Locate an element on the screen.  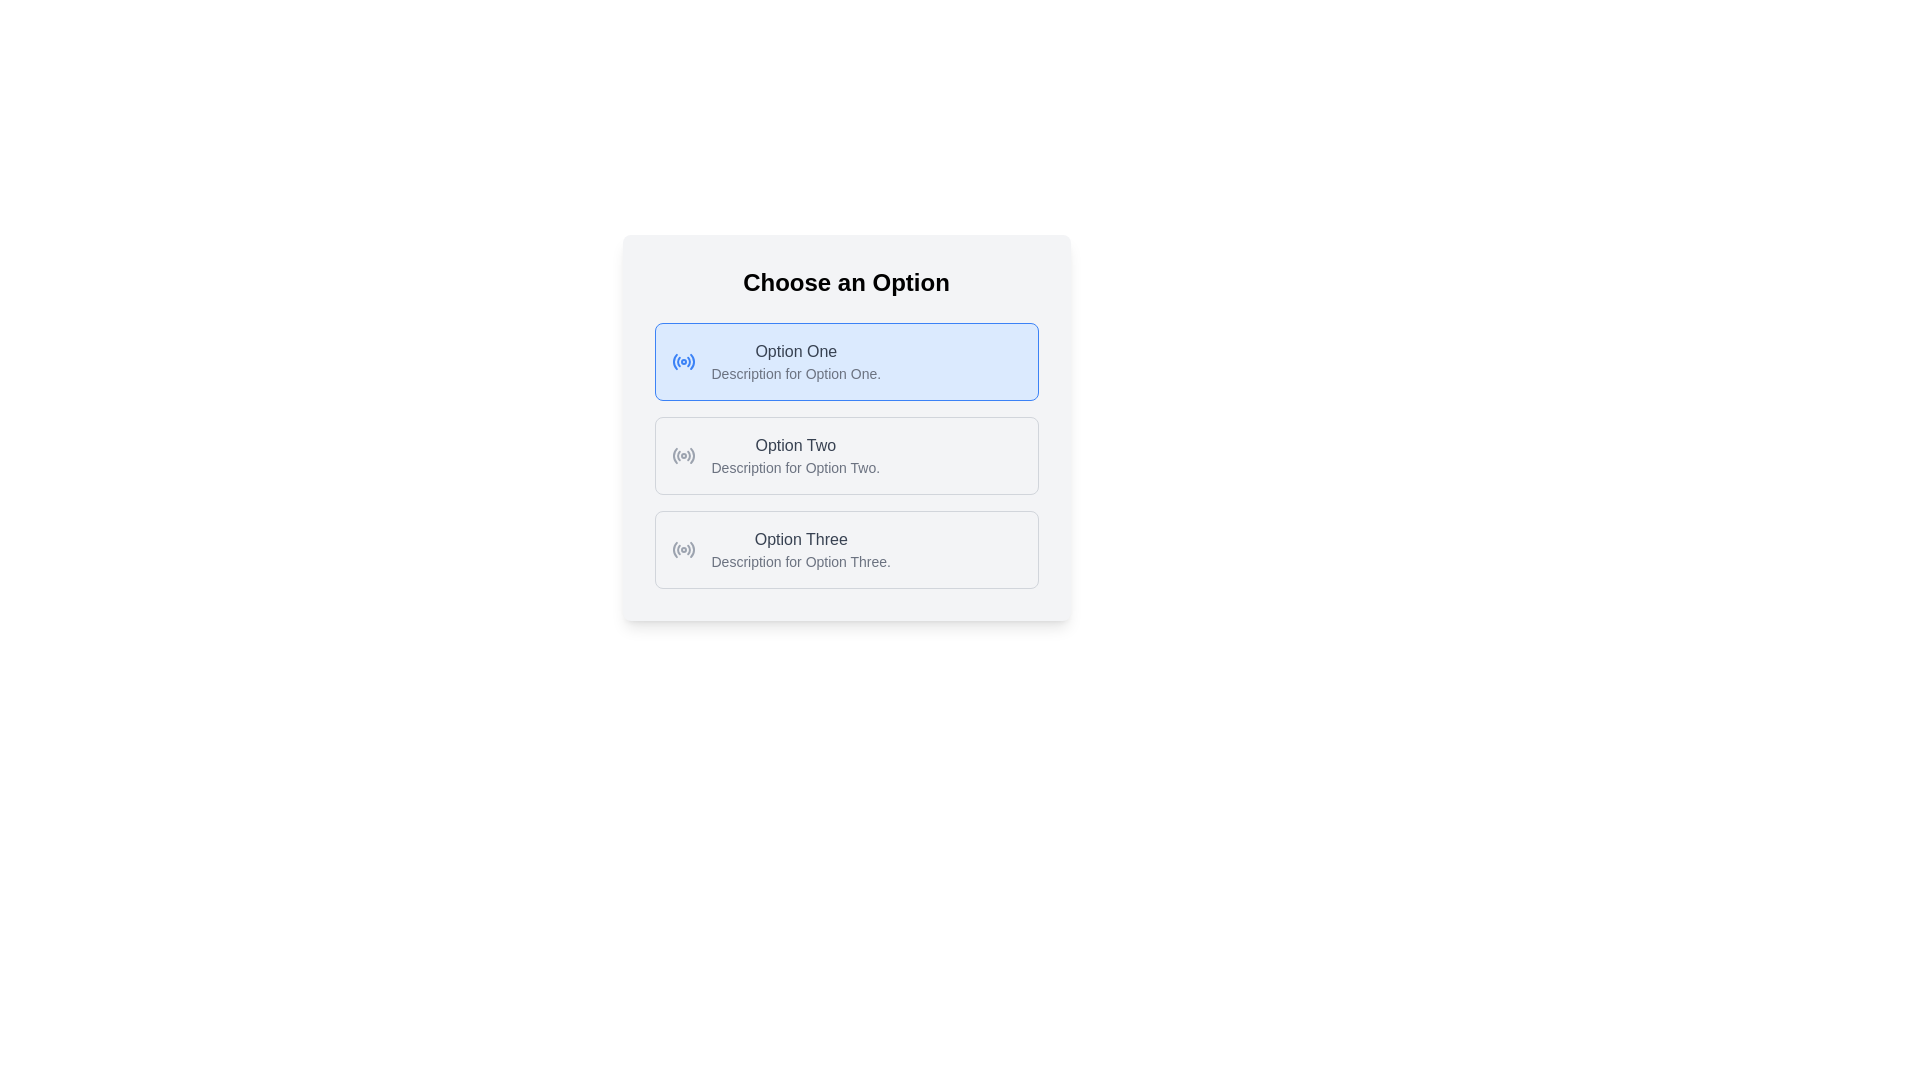
the first selectable card in the list is located at coordinates (846, 362).